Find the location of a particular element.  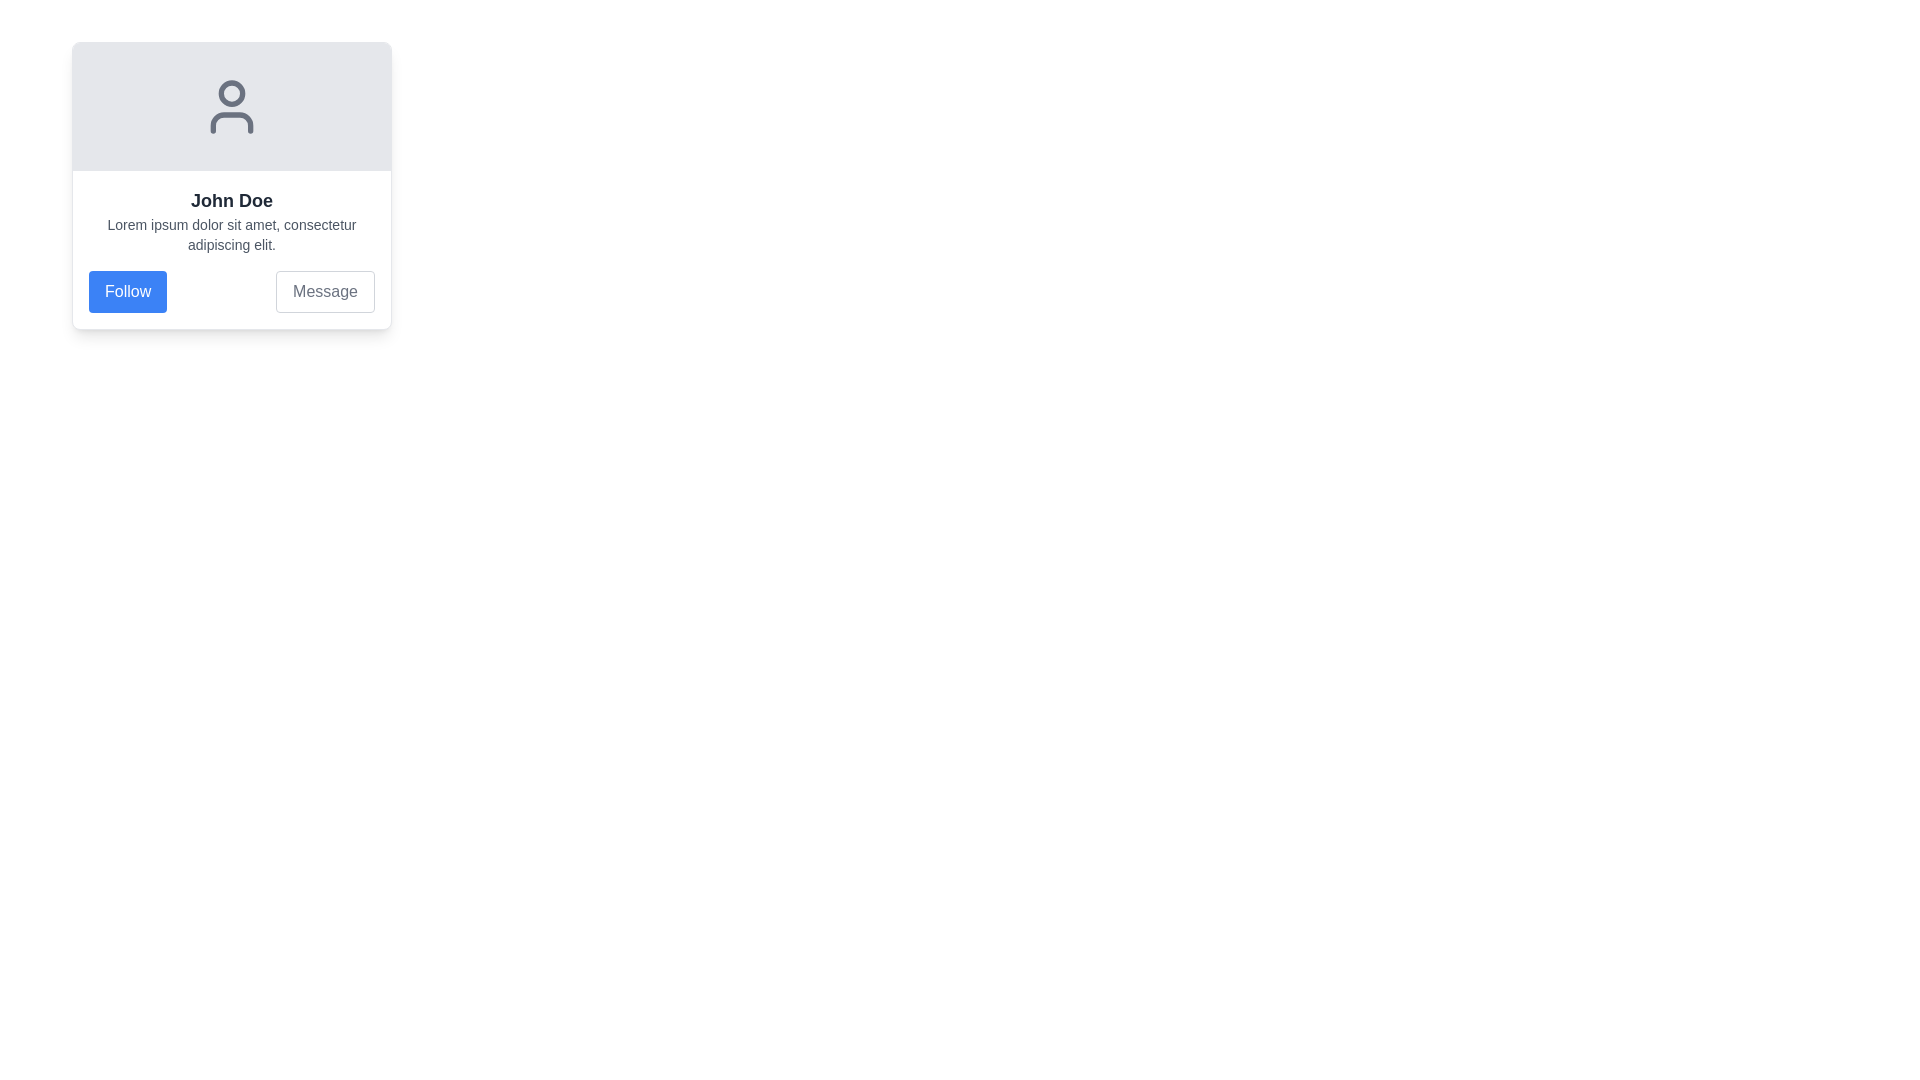

the rectangular 'Follow' button with a blue background and white text to follow the user is located at coordinates (127, 292).